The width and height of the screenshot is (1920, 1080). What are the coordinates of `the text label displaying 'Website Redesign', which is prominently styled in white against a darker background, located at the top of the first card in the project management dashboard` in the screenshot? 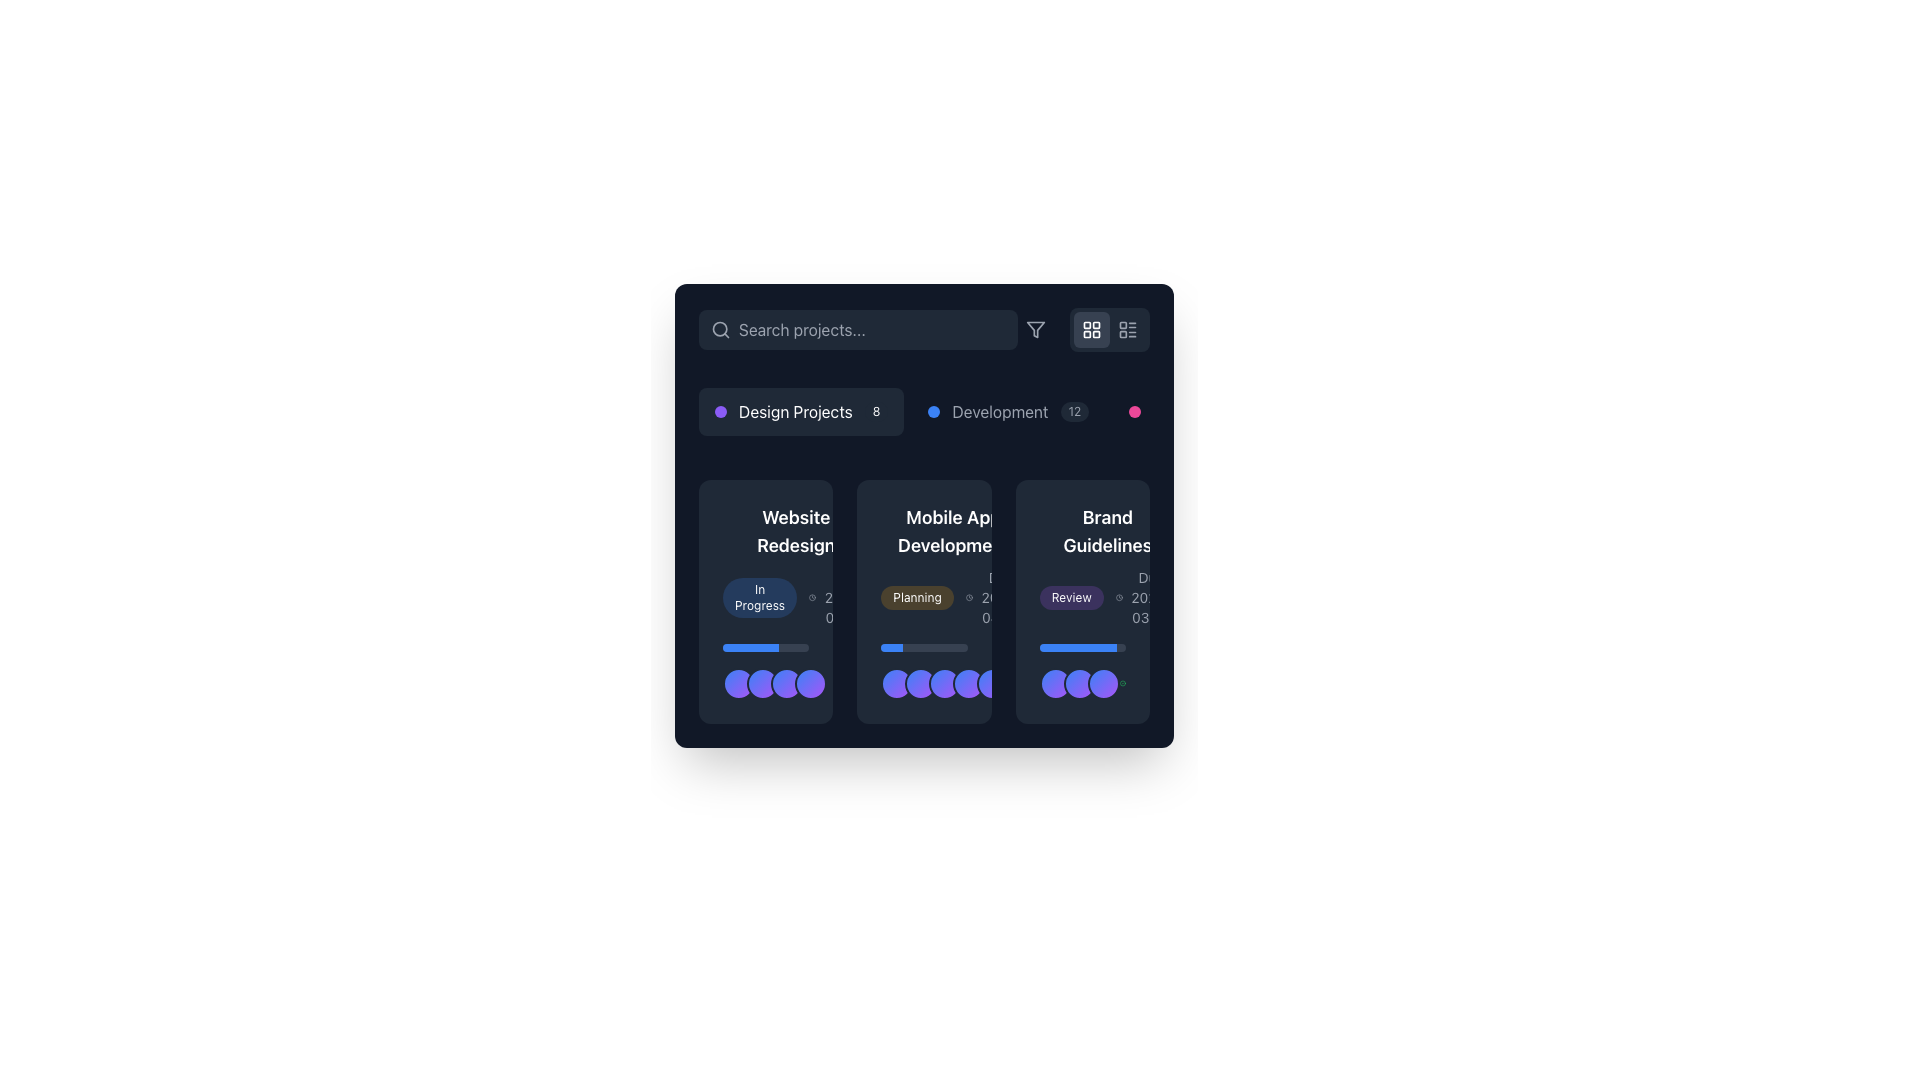 It's located at (795, 531).